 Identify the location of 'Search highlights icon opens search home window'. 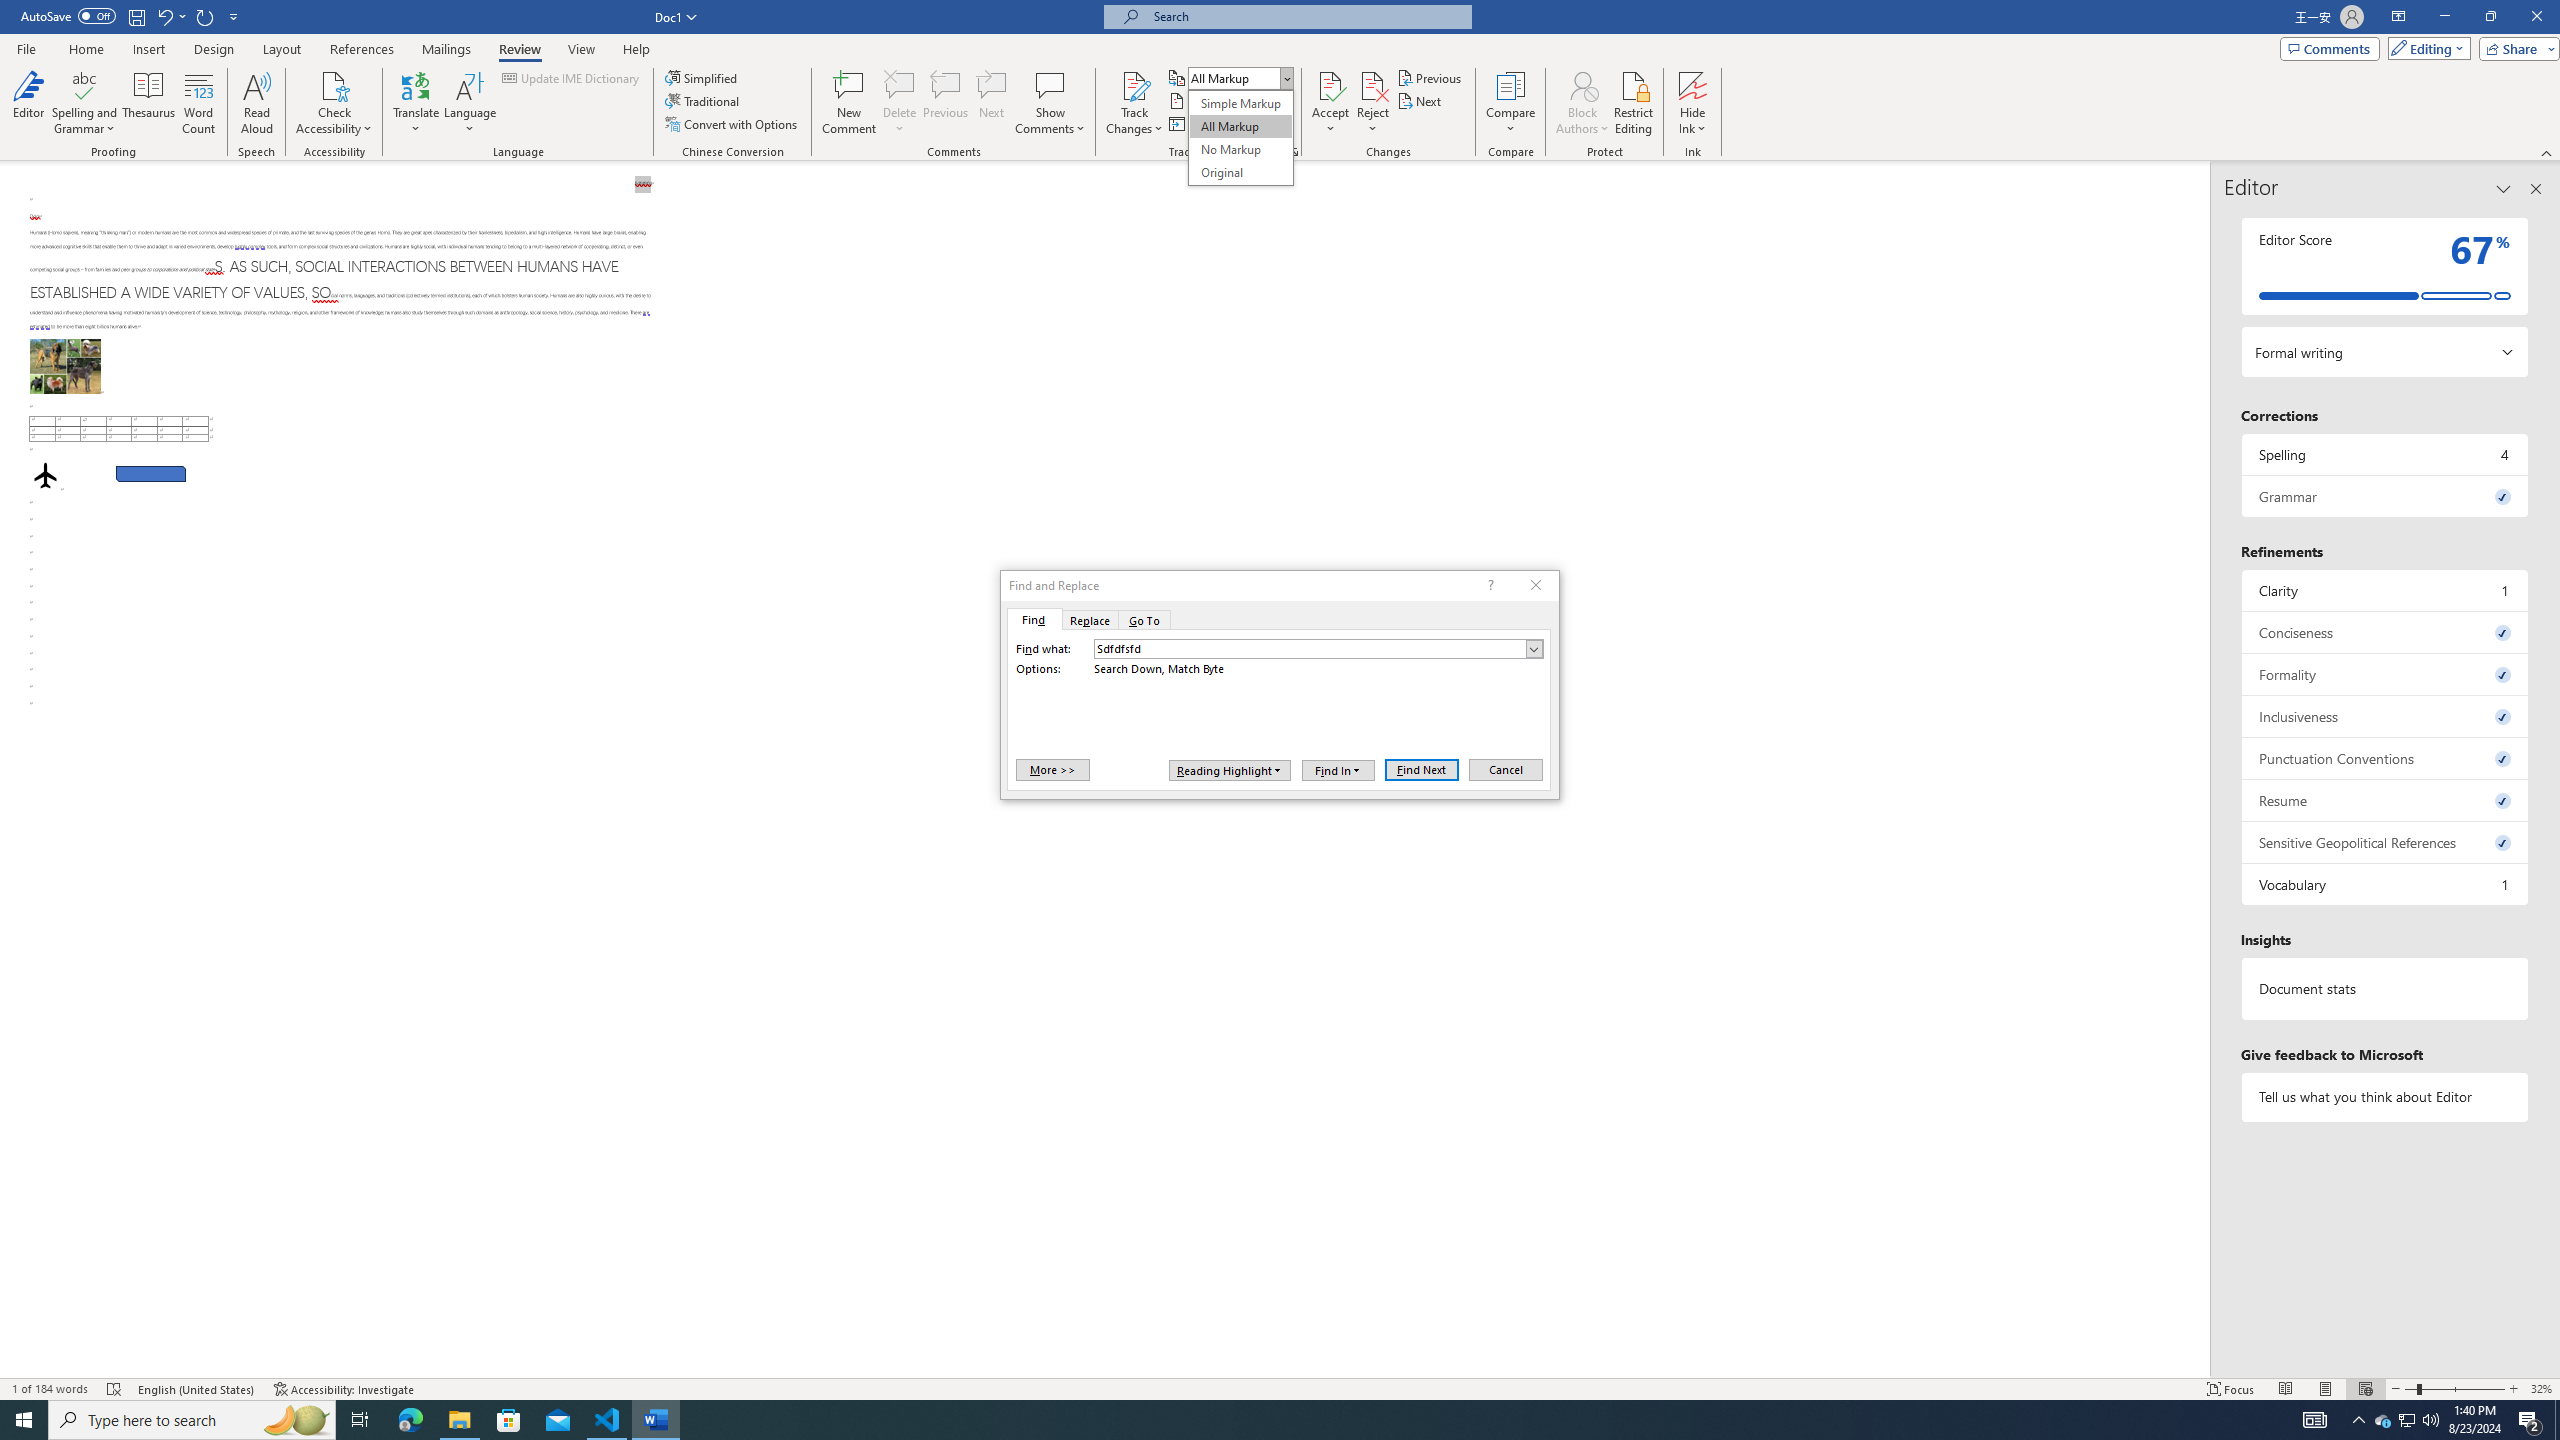
(294, 1418).